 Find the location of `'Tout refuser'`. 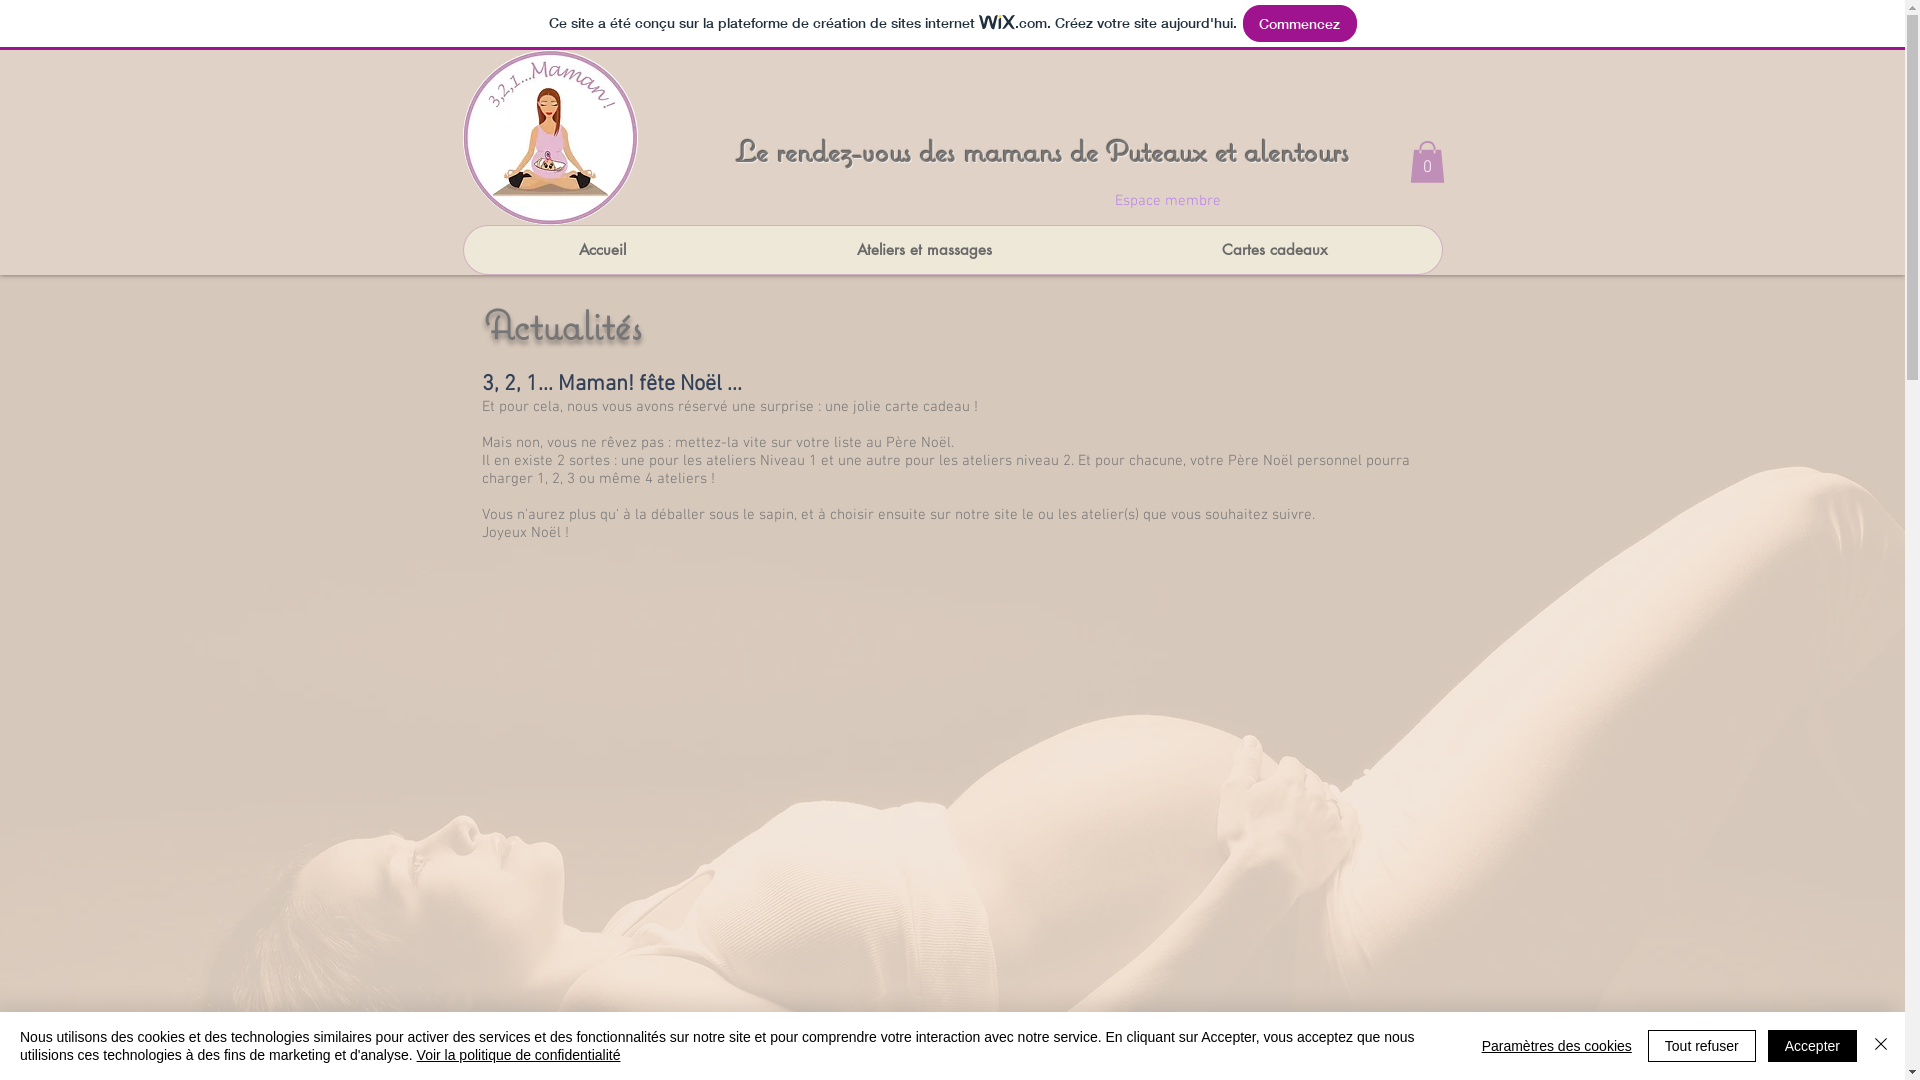

'Tout refuser' is located at coordinates (1701, 1044).